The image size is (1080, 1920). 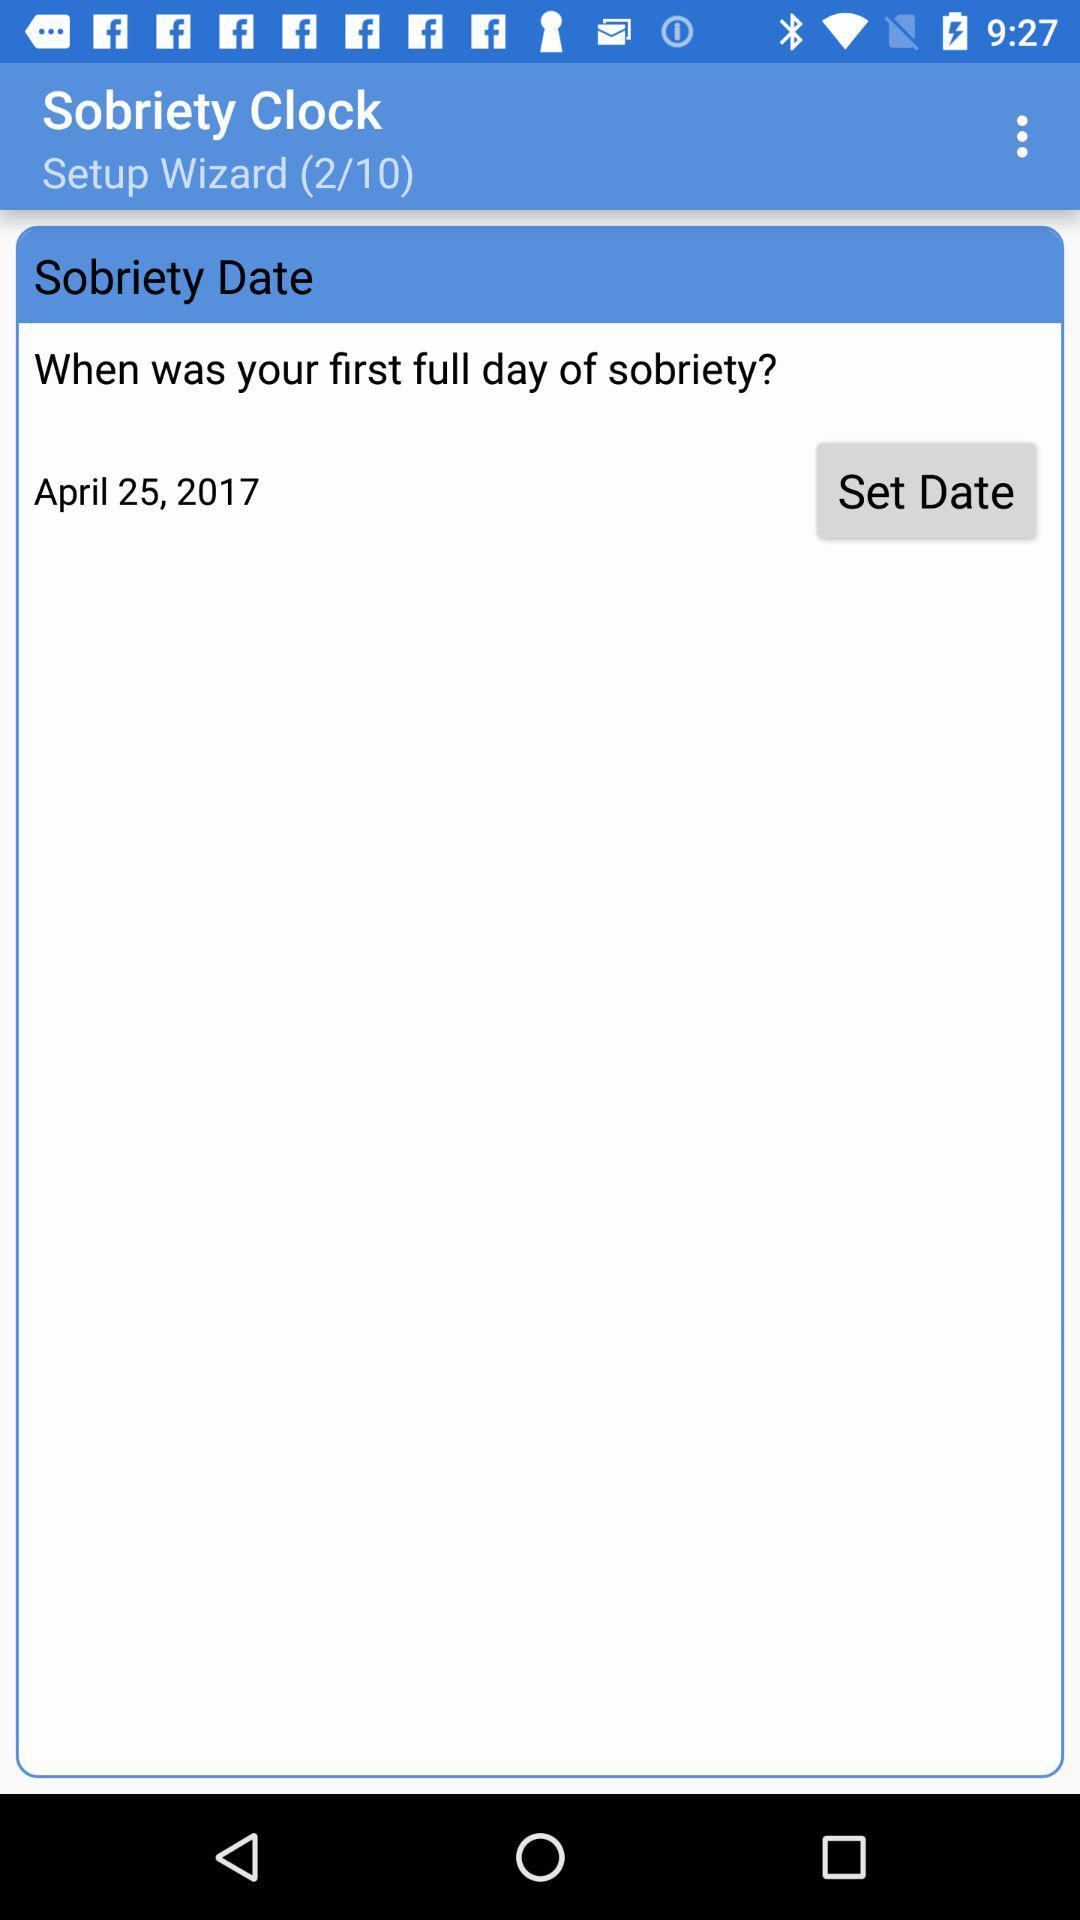 I want to click on the set date item, so click(x=926, y=490).